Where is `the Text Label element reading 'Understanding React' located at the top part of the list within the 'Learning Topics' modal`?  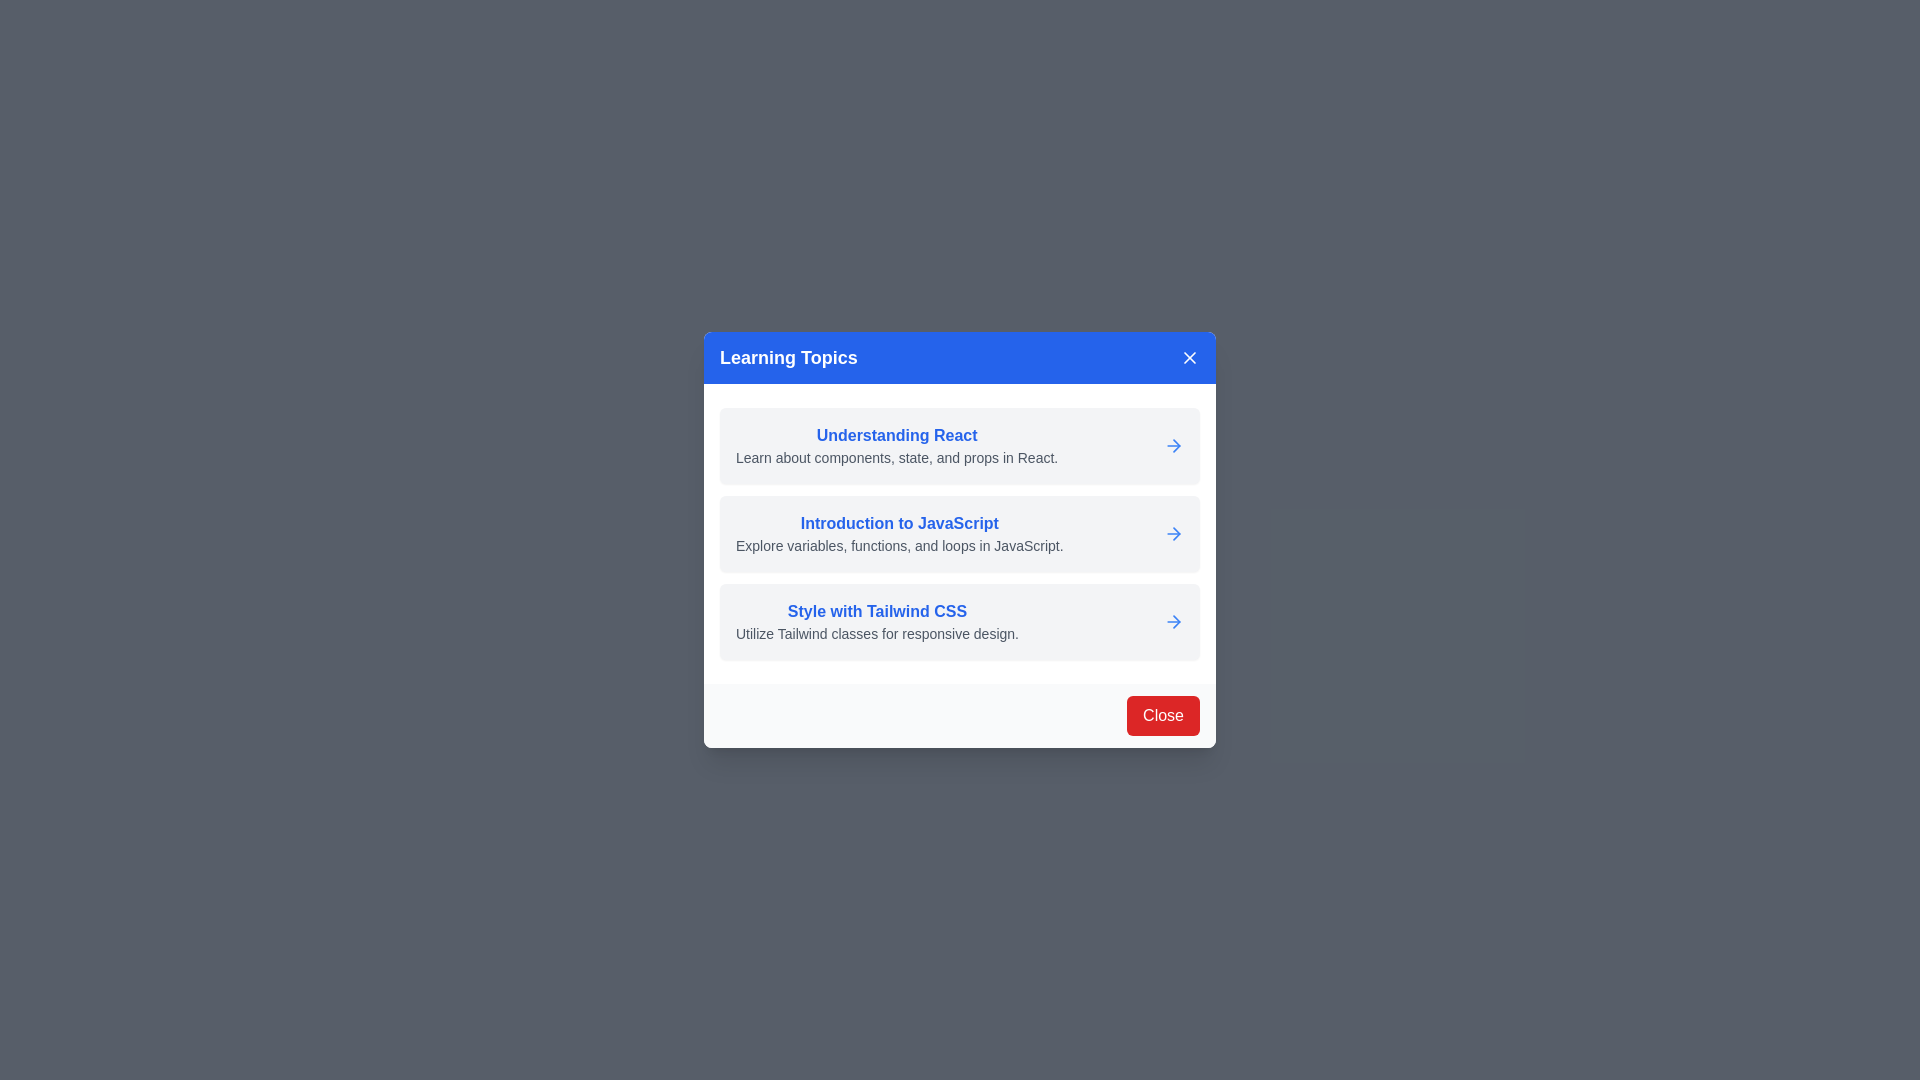
the Text Label element reading 'Understanding React' located at the top part of the list within the 'Learning Topics' modal is located at coordinates (896, 434).